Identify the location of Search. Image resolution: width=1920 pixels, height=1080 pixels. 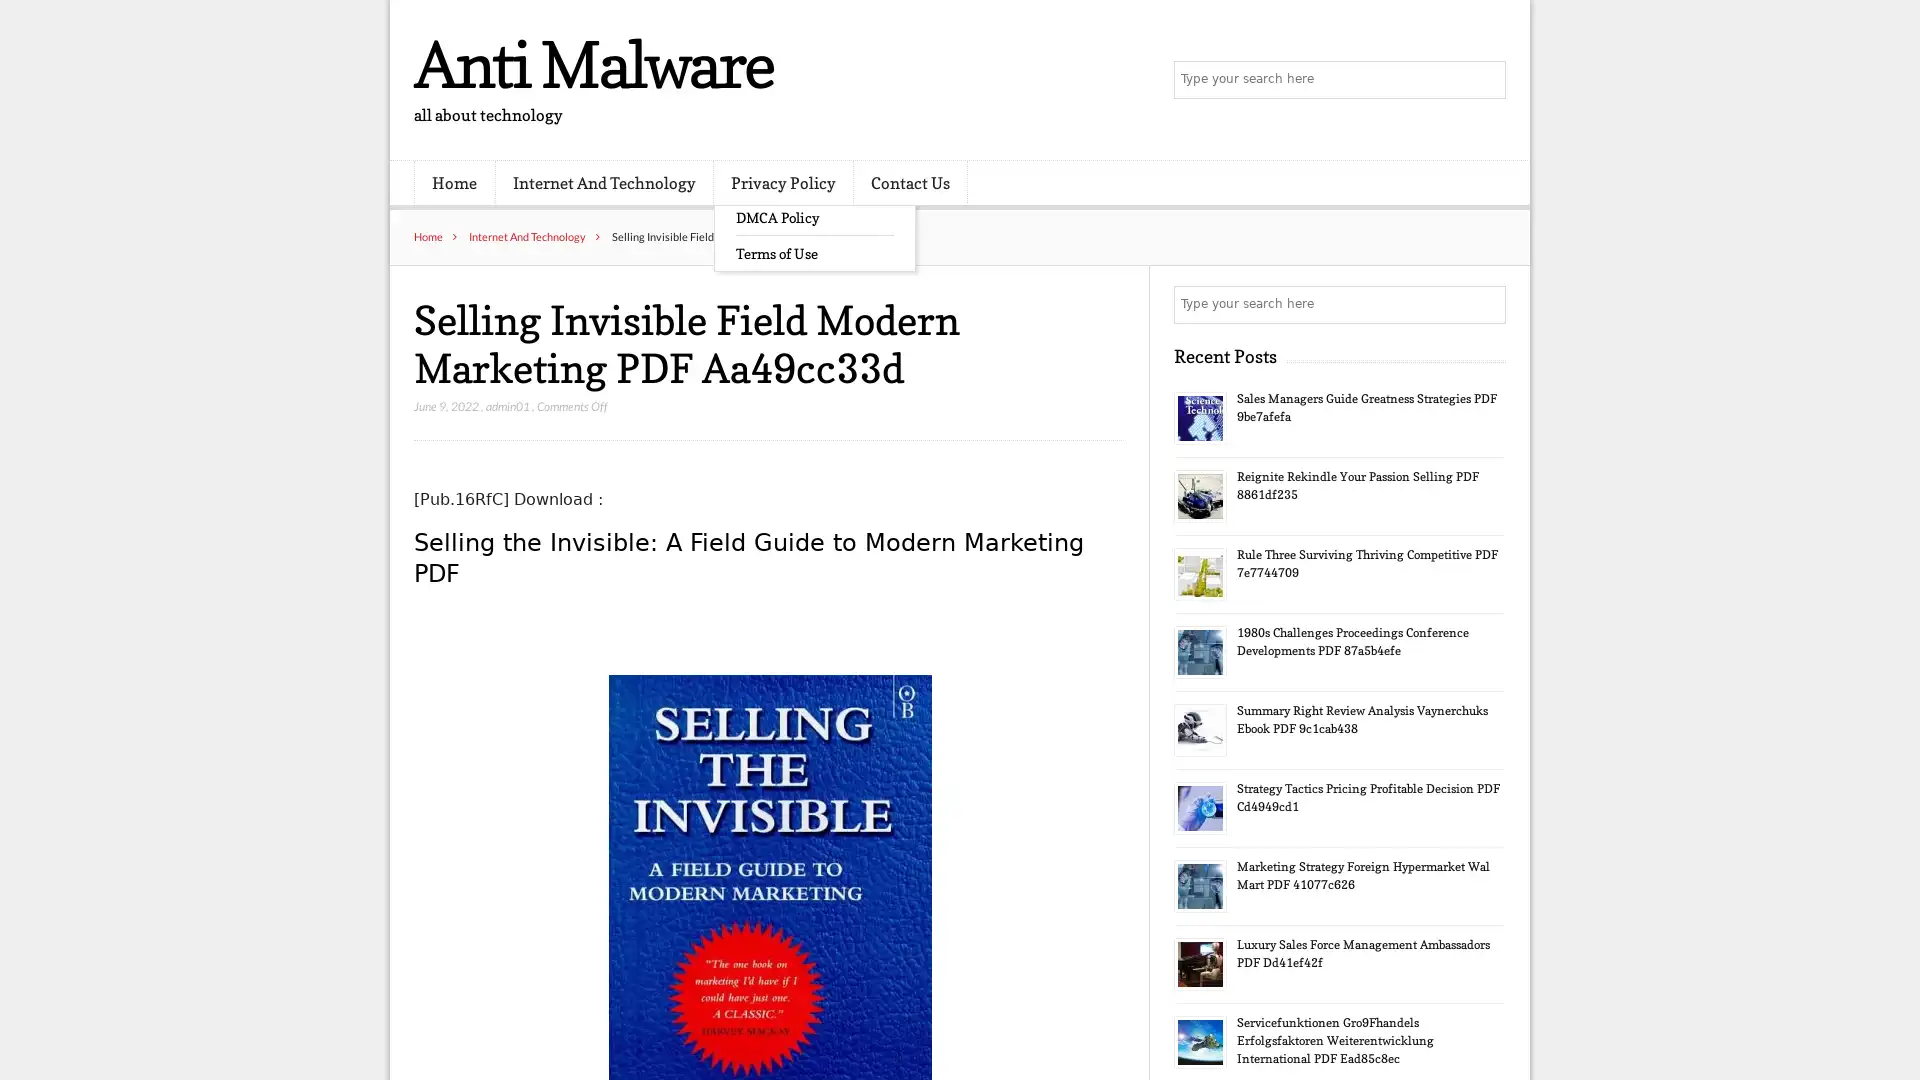
(1485, 80).